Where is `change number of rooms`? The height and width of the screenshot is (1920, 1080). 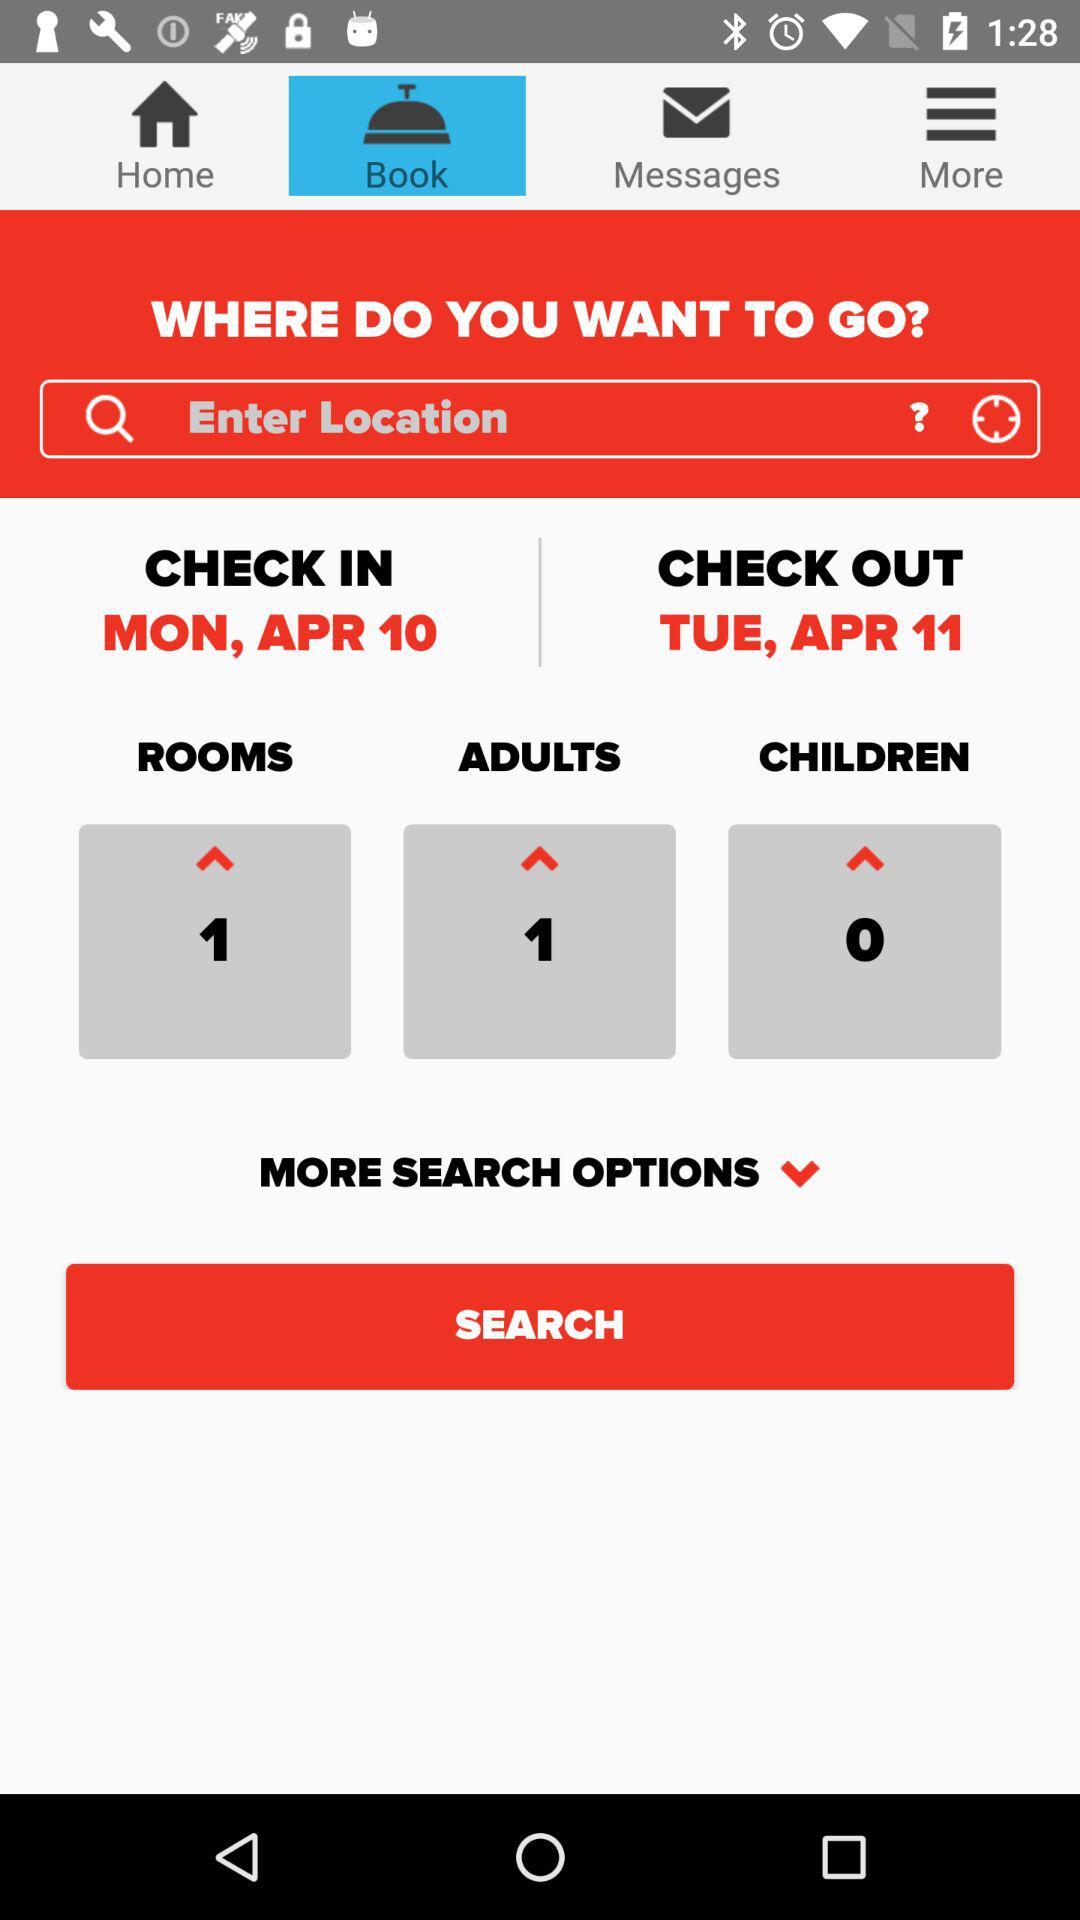
change number of rooms is located at coordinates (214, 863).